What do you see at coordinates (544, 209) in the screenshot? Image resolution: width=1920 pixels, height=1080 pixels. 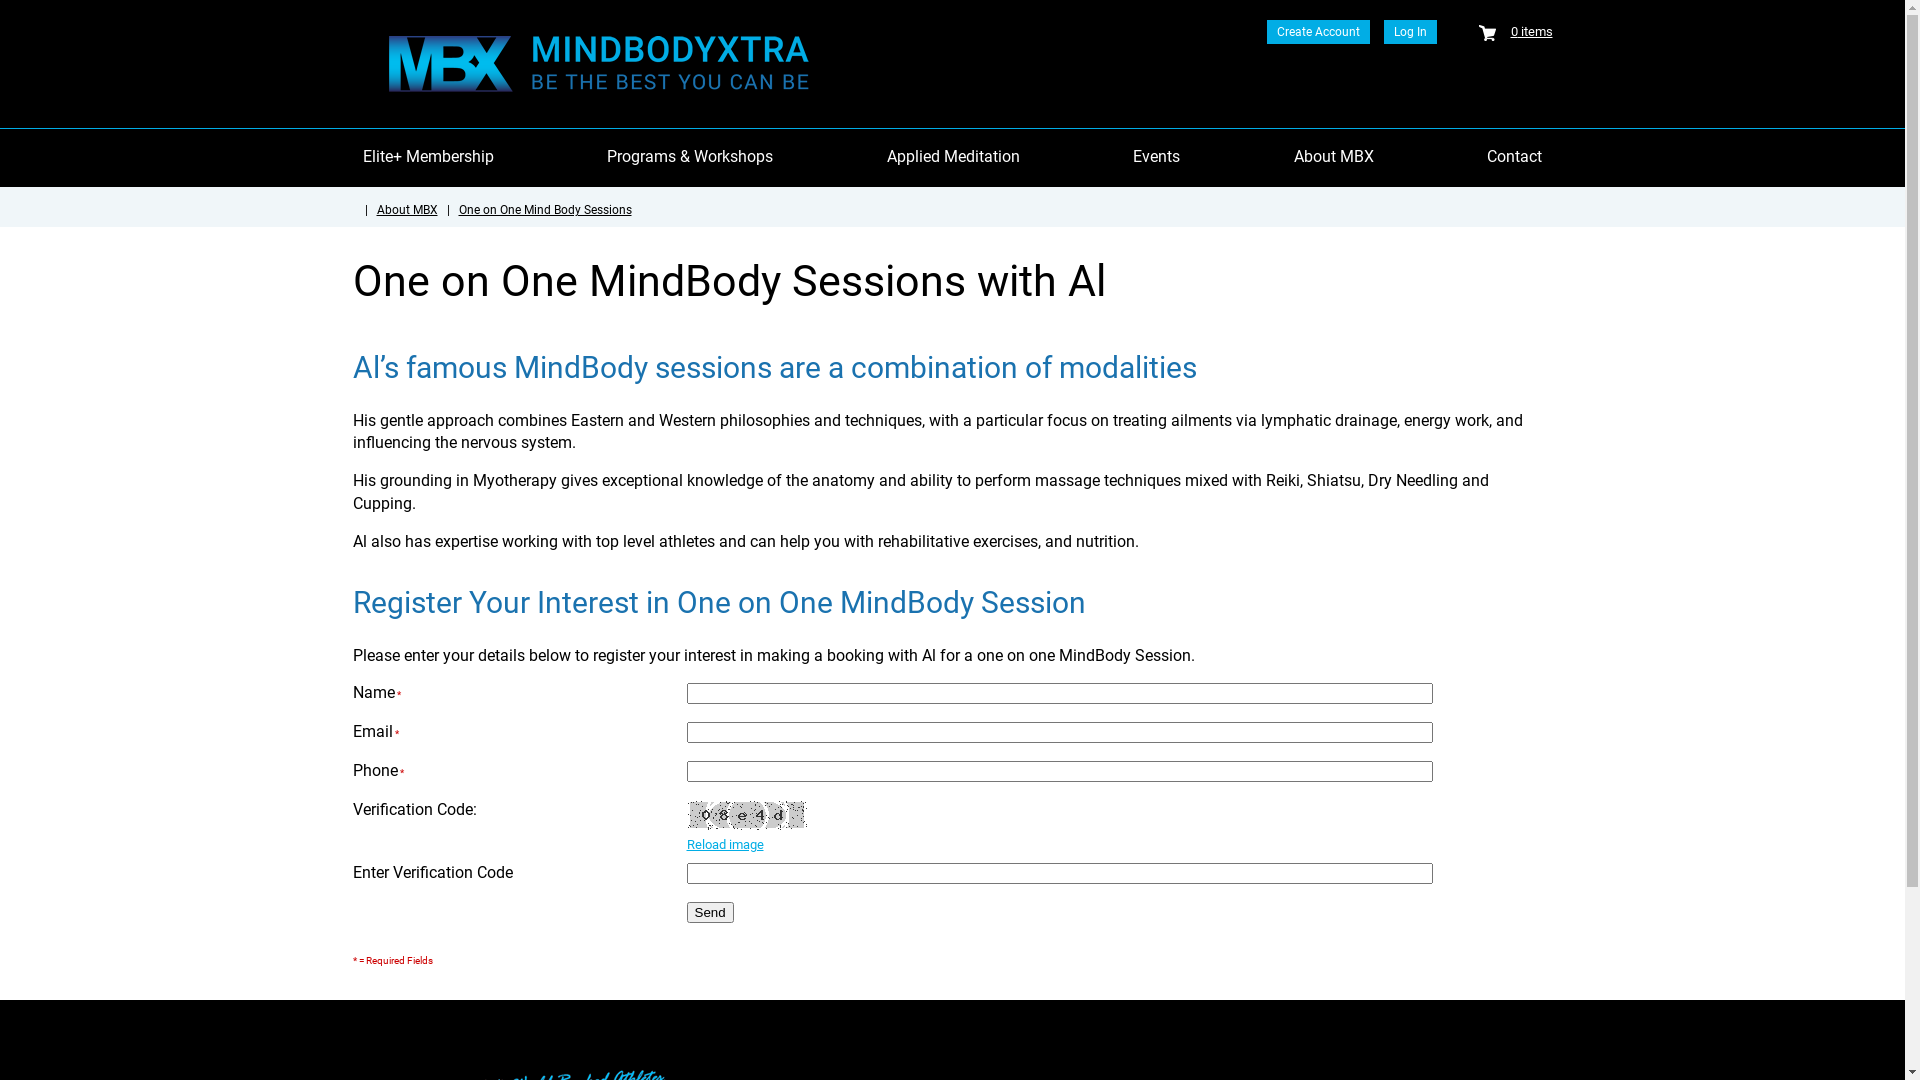 I see `'One on One Mind Body Sessions'` at bounding box center [544, 209].